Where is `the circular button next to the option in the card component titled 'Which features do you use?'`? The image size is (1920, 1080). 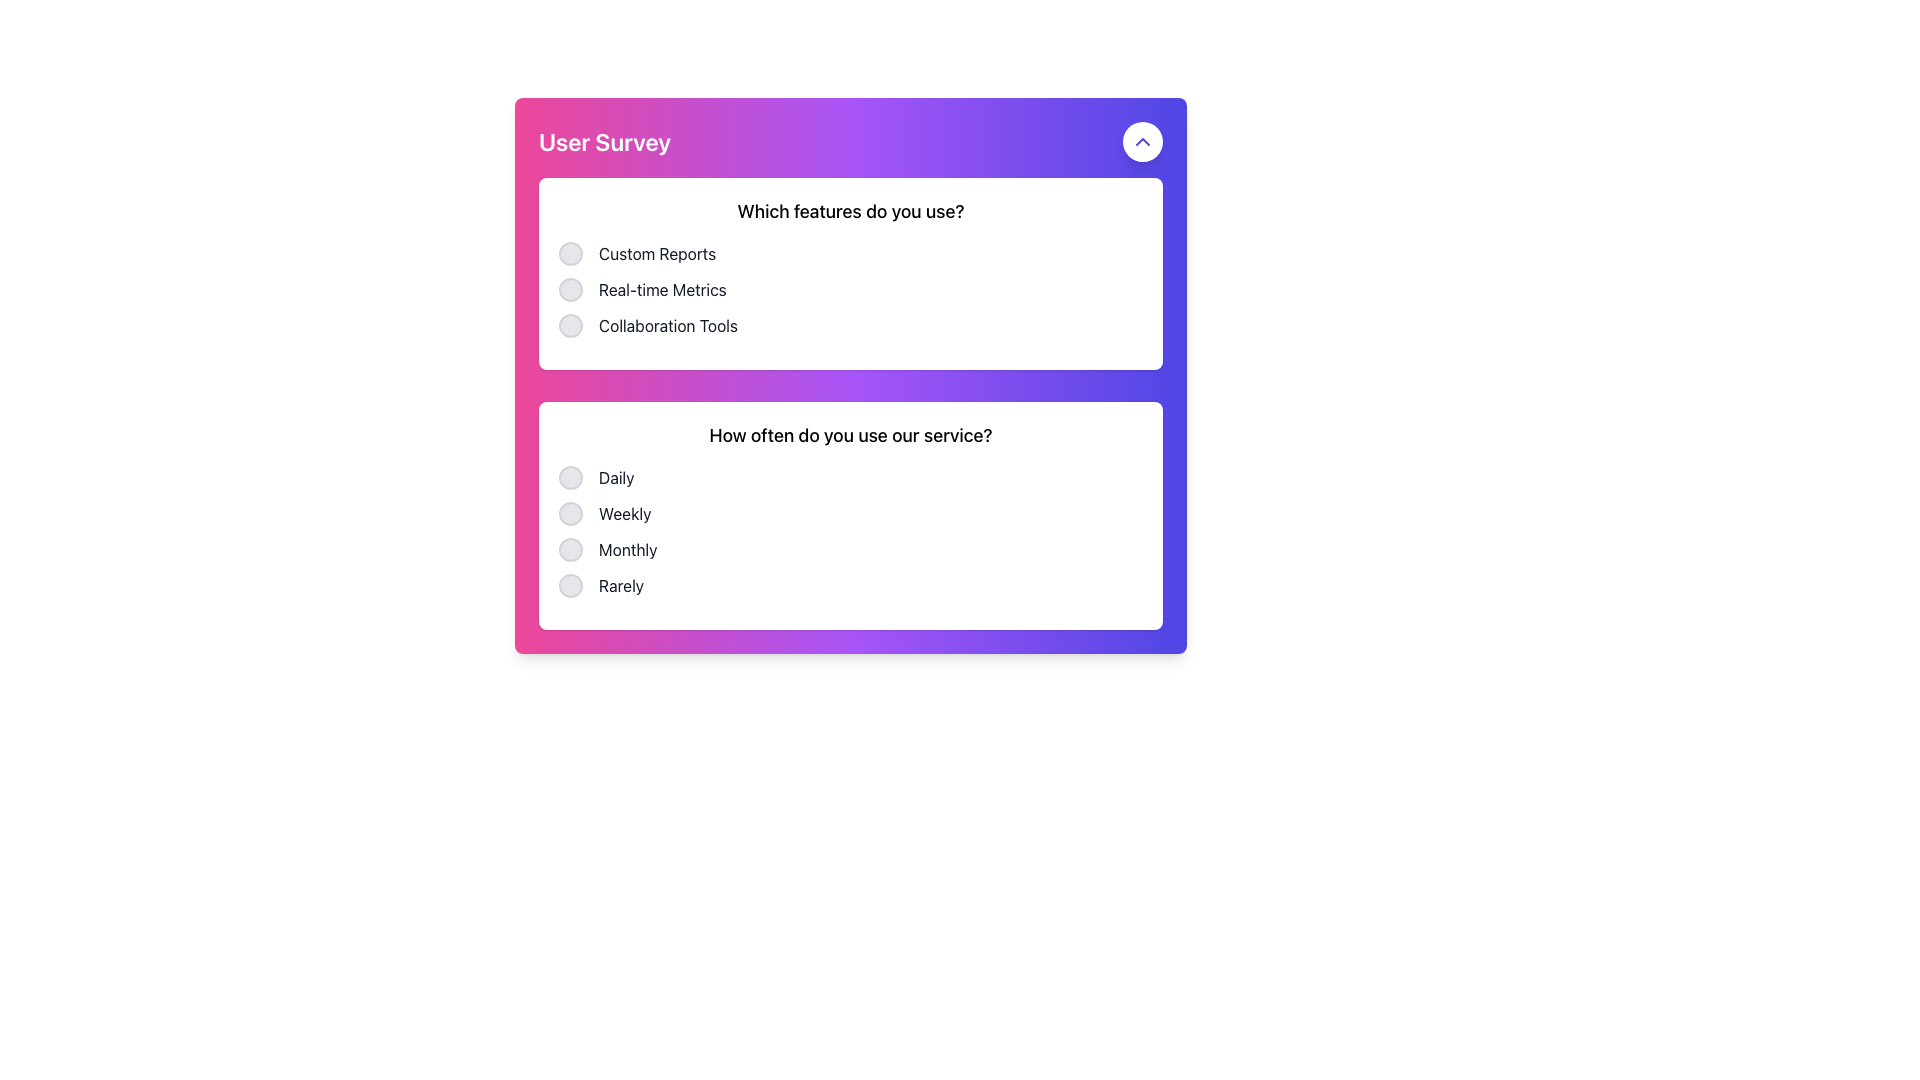 the circular button next to the option in the card component titled 'Which features do you use?' is located at coordinates (850, 273).